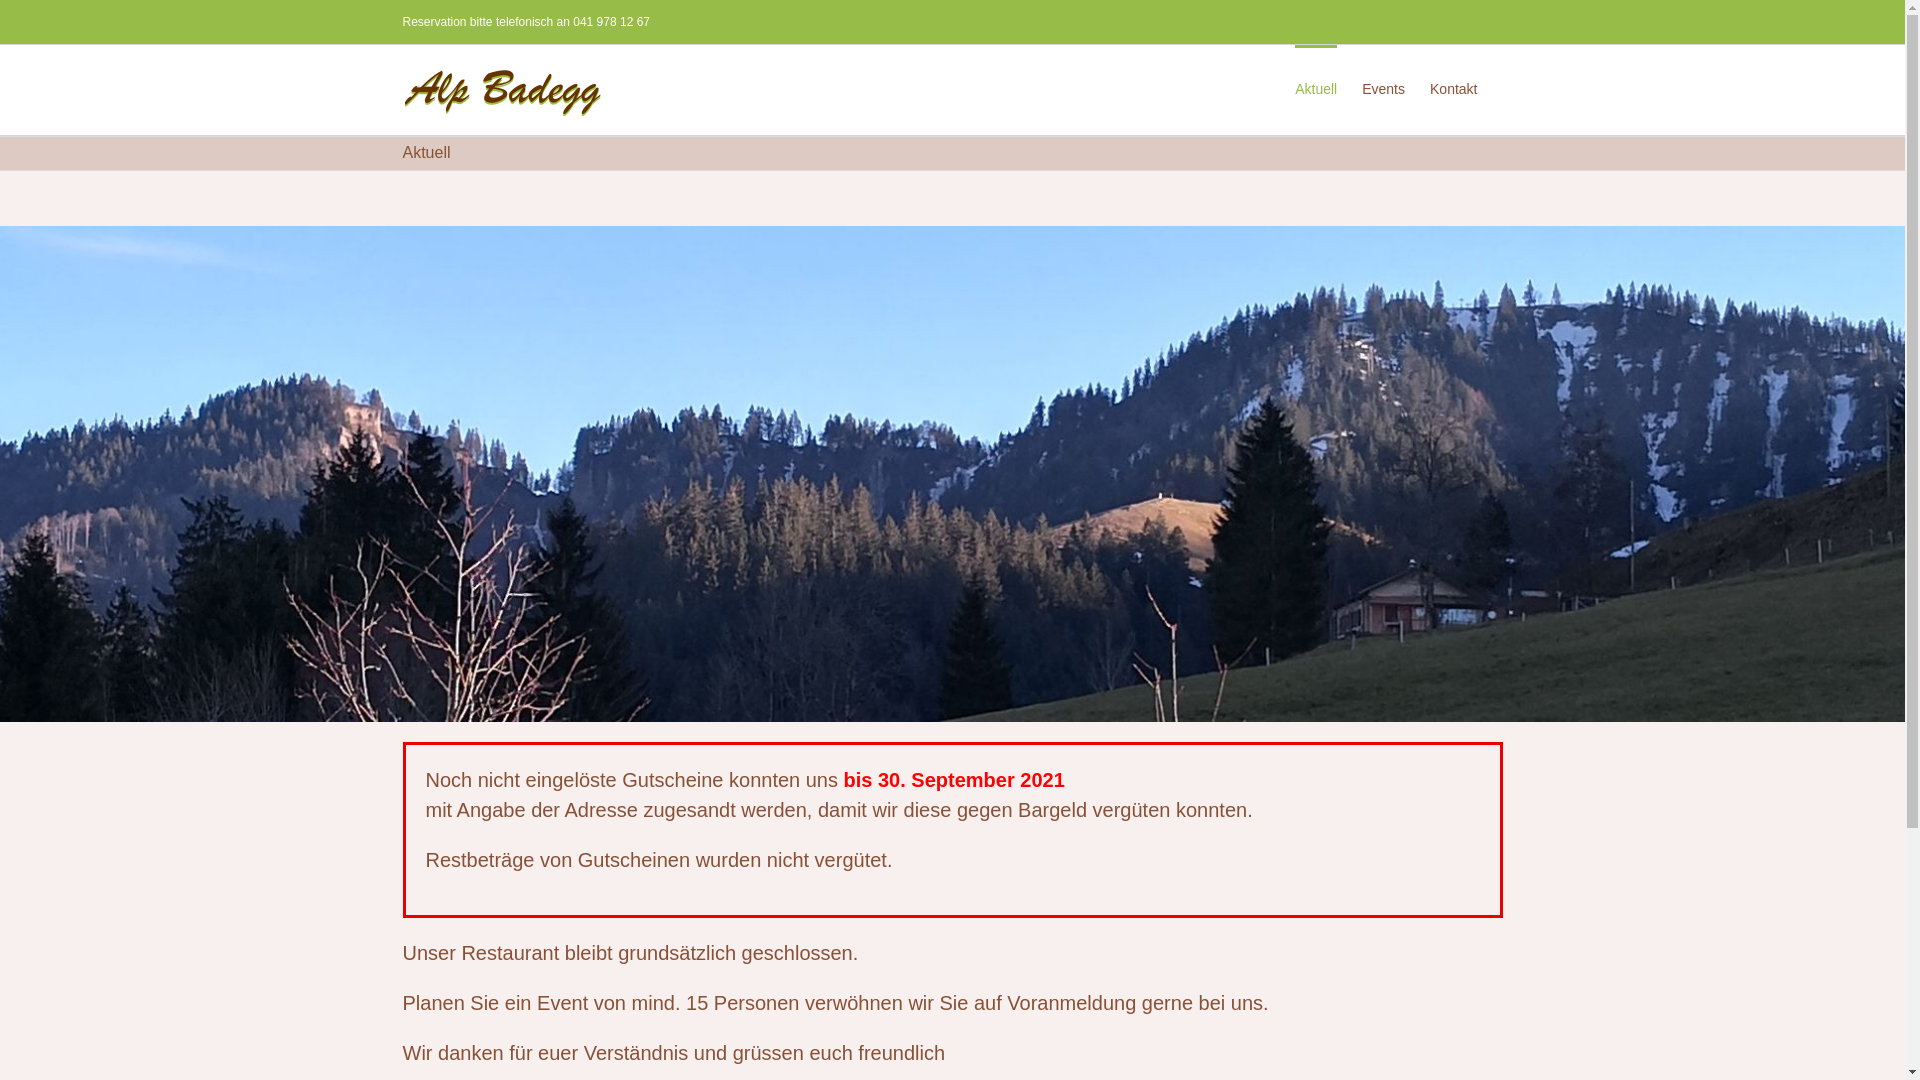  What do you see at coordinates (1295, 86) in the screenshot?
I see `'Aktuell'` at bounding box center [1295, 86].